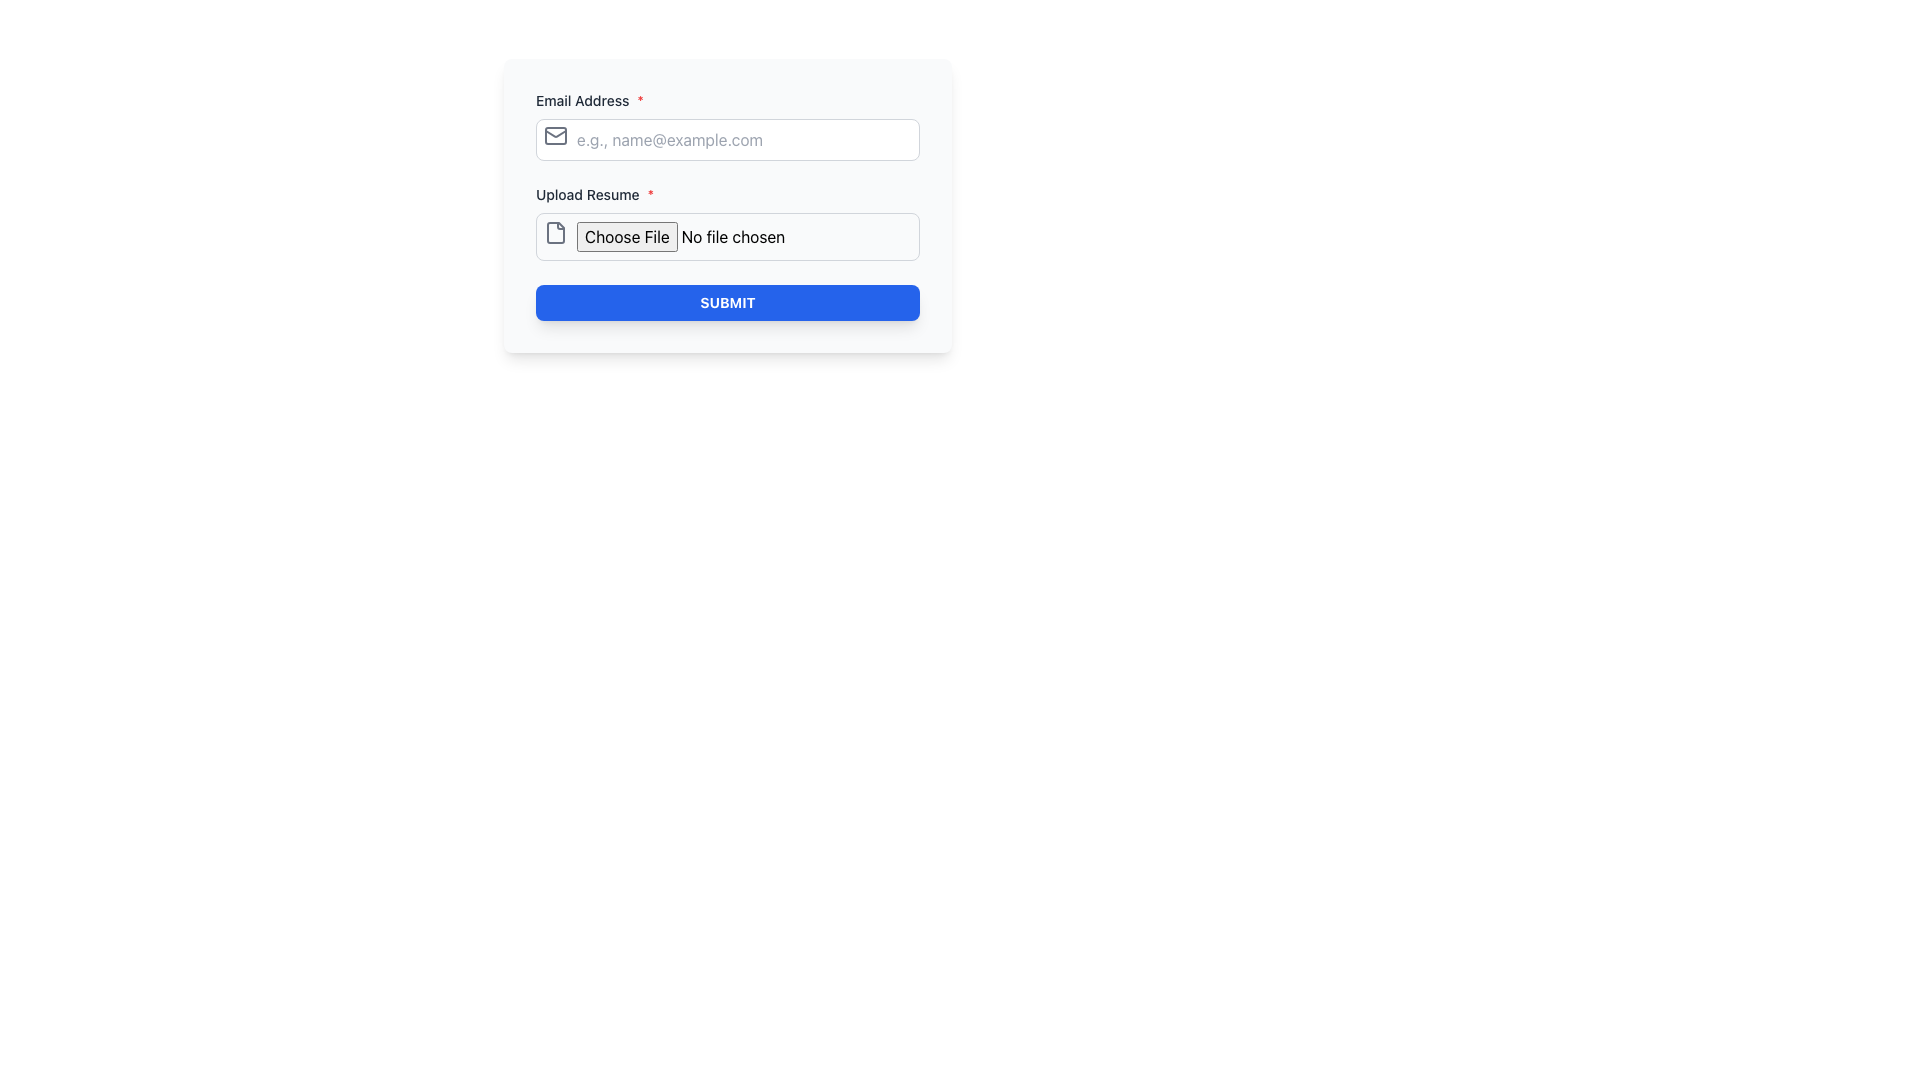  Describe the element at coordinates (727, 138) in the screenshot. I see `the email input field located under the heading 'Email Address *' to focus on it` at that location.